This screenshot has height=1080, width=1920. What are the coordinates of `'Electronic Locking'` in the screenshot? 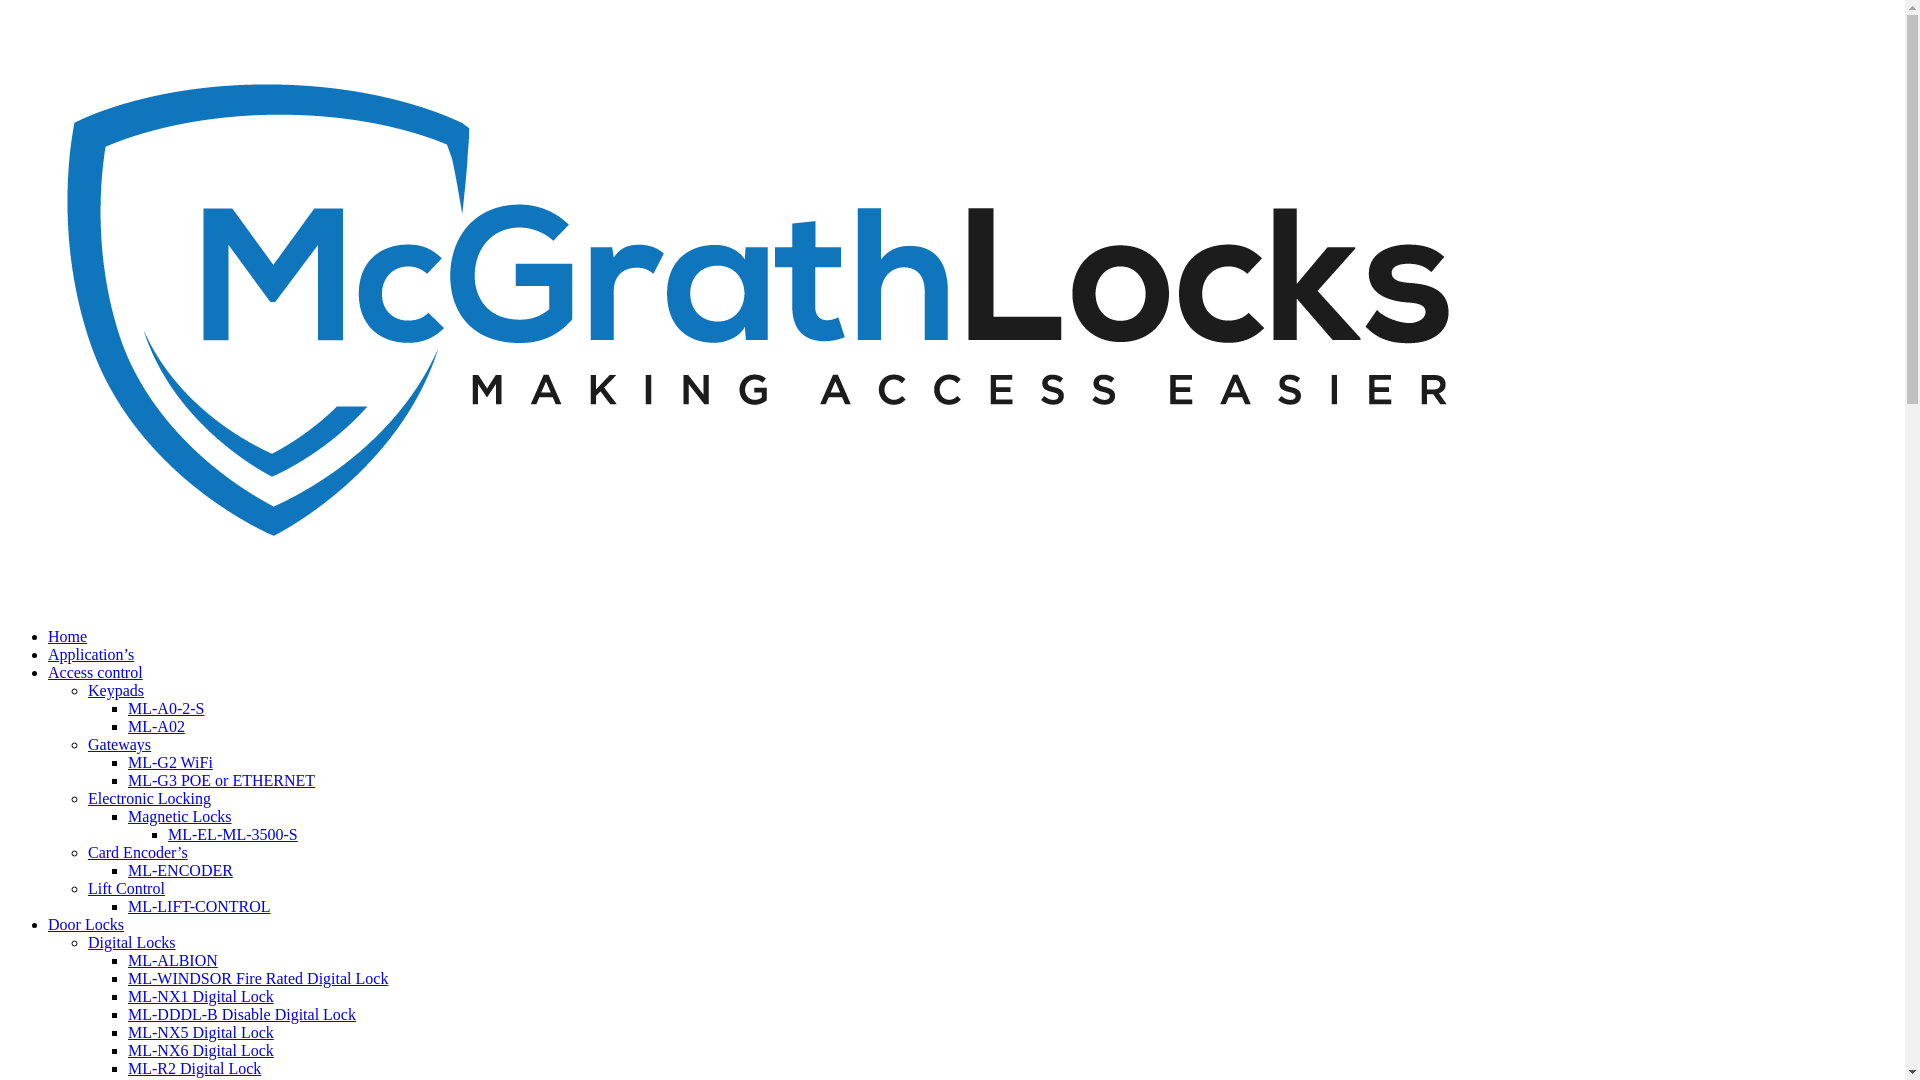 It's located at (148, 797).